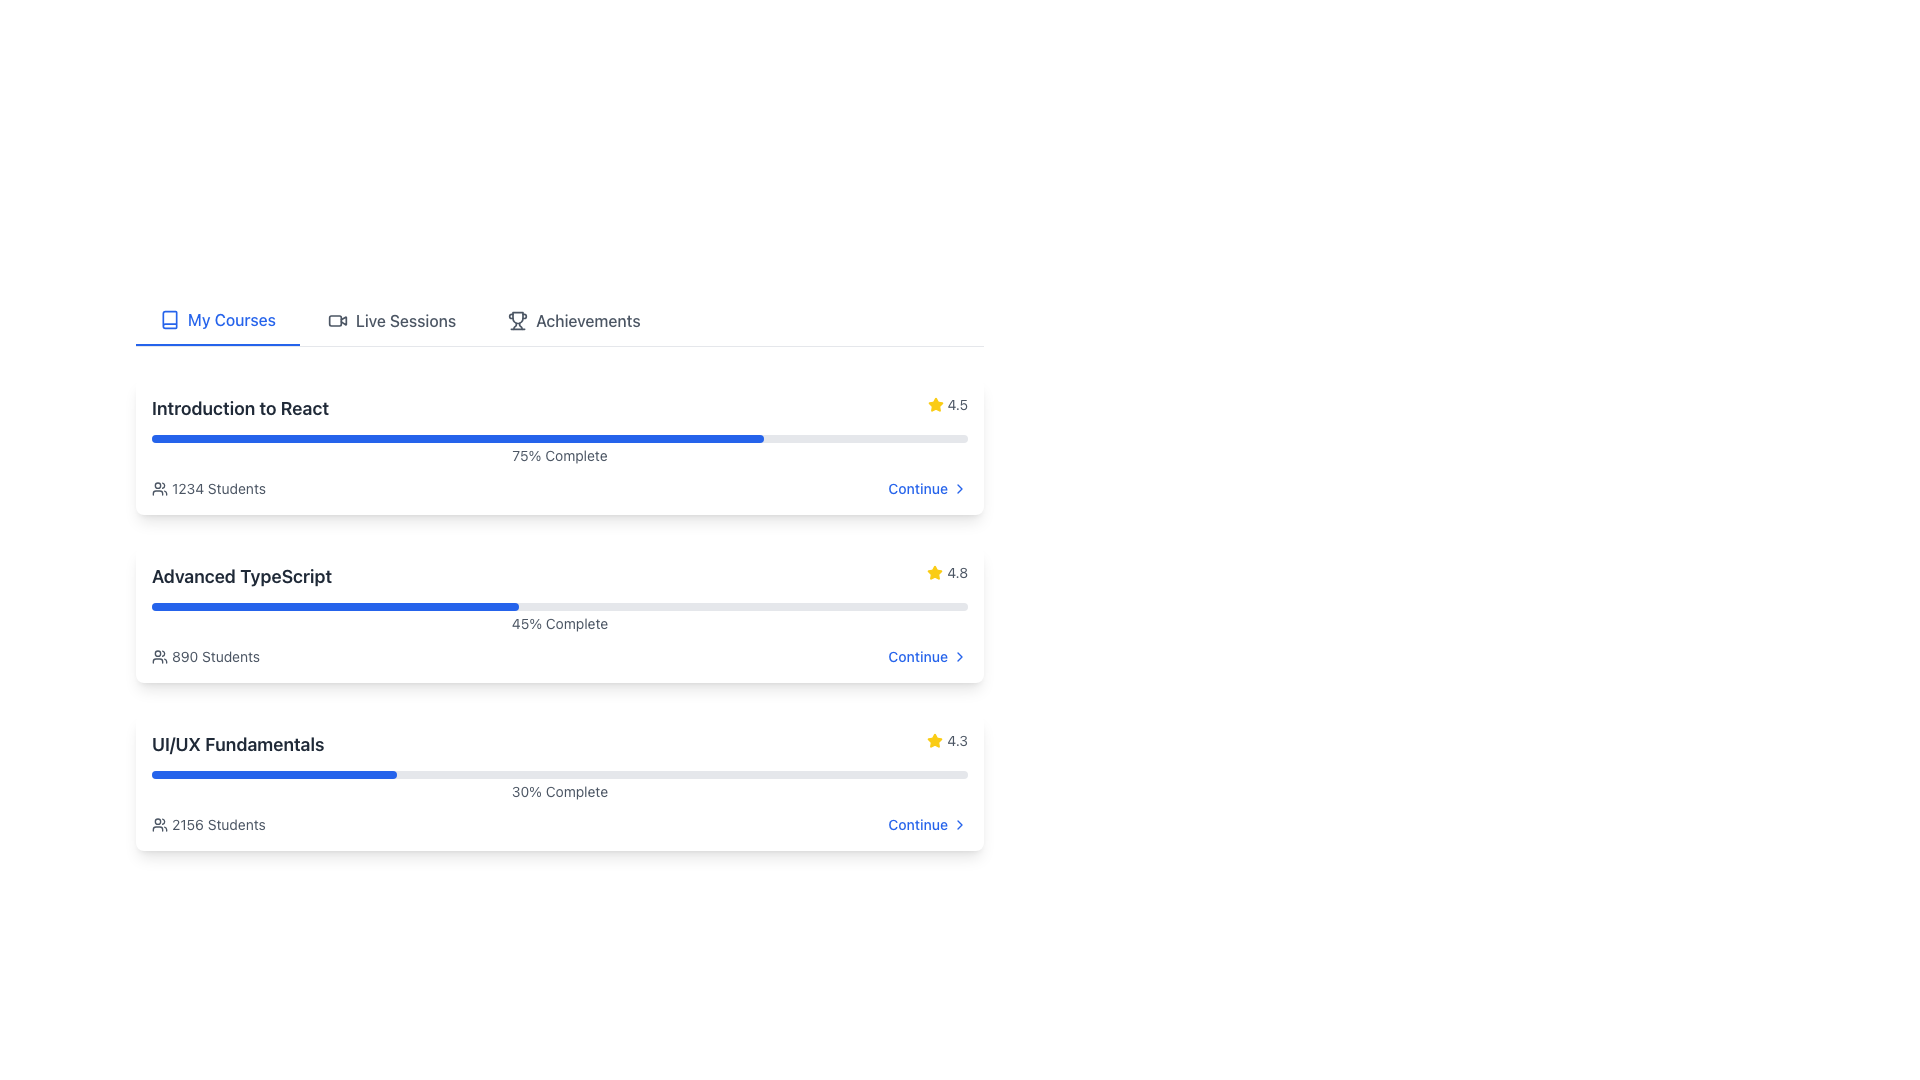 This screenshot has width=1920, height=1080. I want to click on the yellow star icon indicating the rating in the 'UI/UX Fundamentals' course section, which is located to the left of the numerical rating '4.3', so click(934, 740).